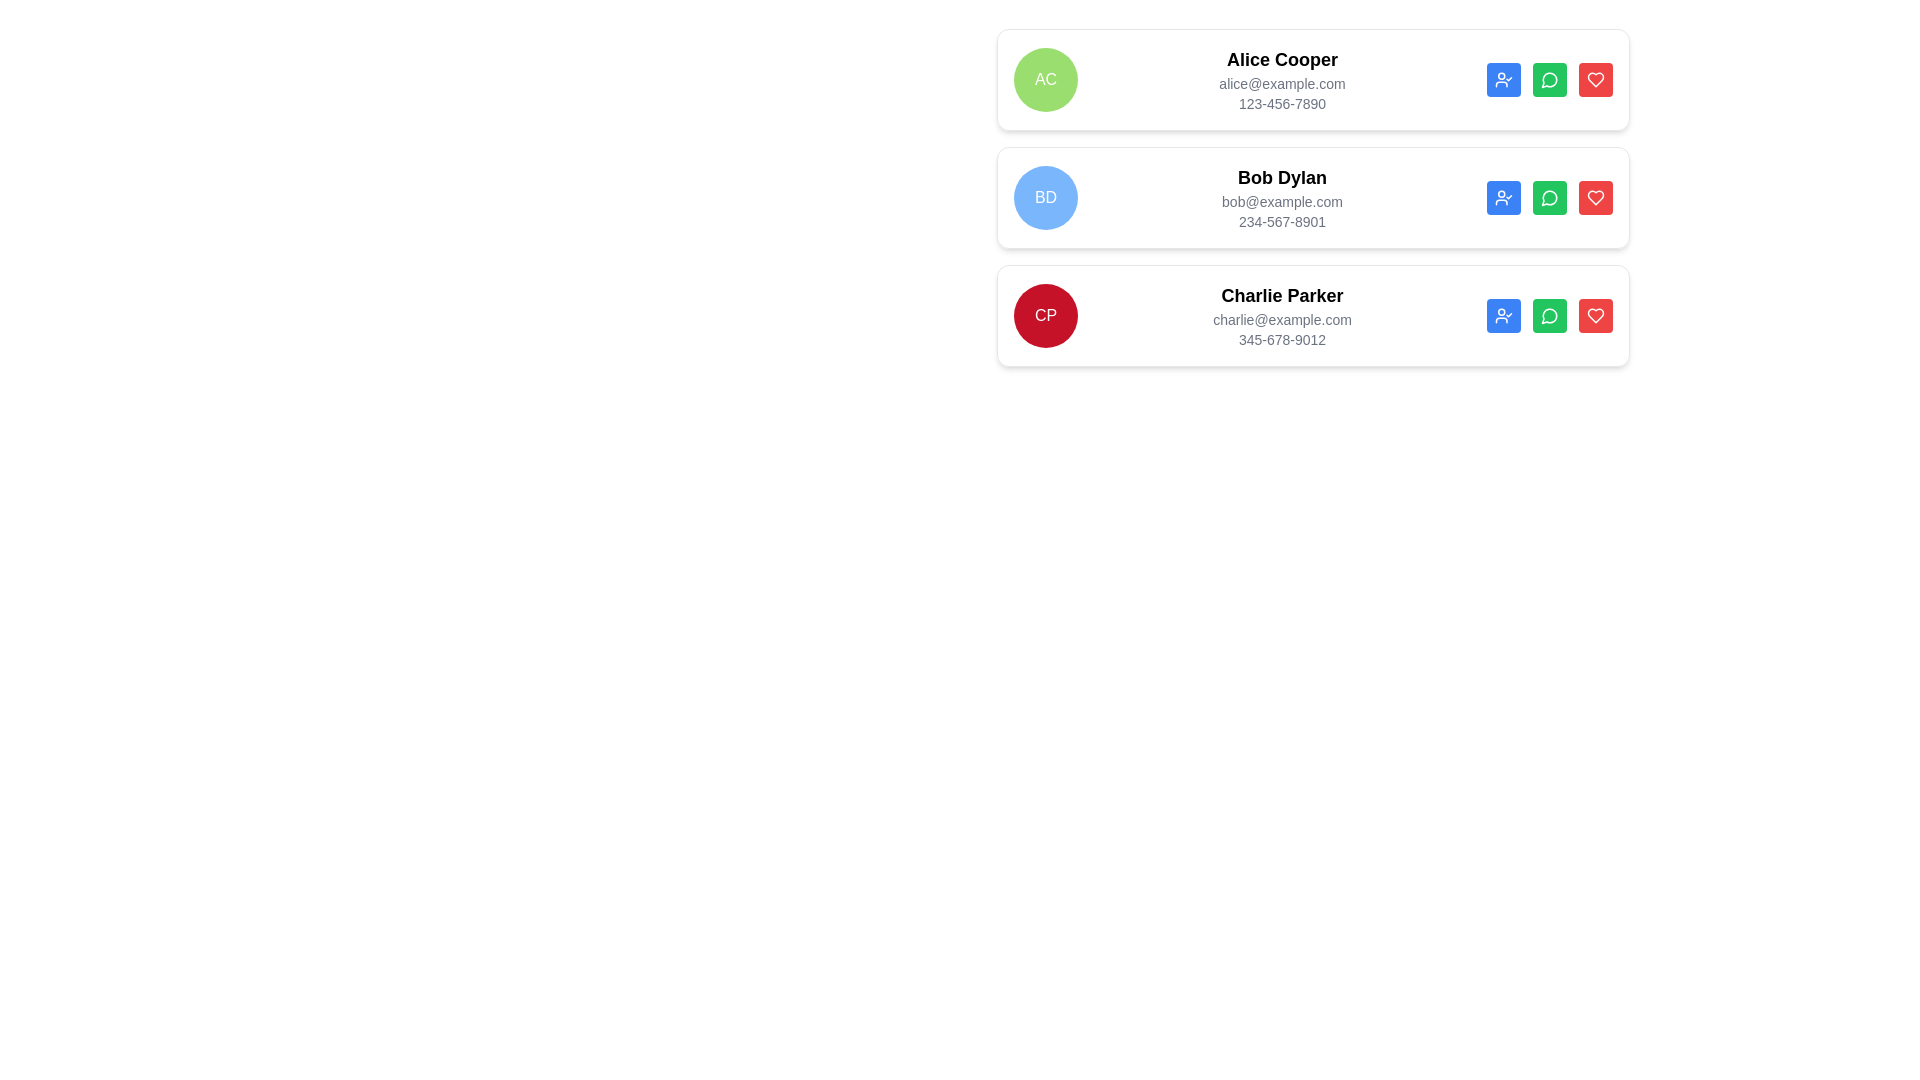  What do you see at coordinates (1313, 79) in the screenshot?
I see `the first user profile card located at the top of the vertically stacked list of profile cards` at bounding box center [1313, 79].